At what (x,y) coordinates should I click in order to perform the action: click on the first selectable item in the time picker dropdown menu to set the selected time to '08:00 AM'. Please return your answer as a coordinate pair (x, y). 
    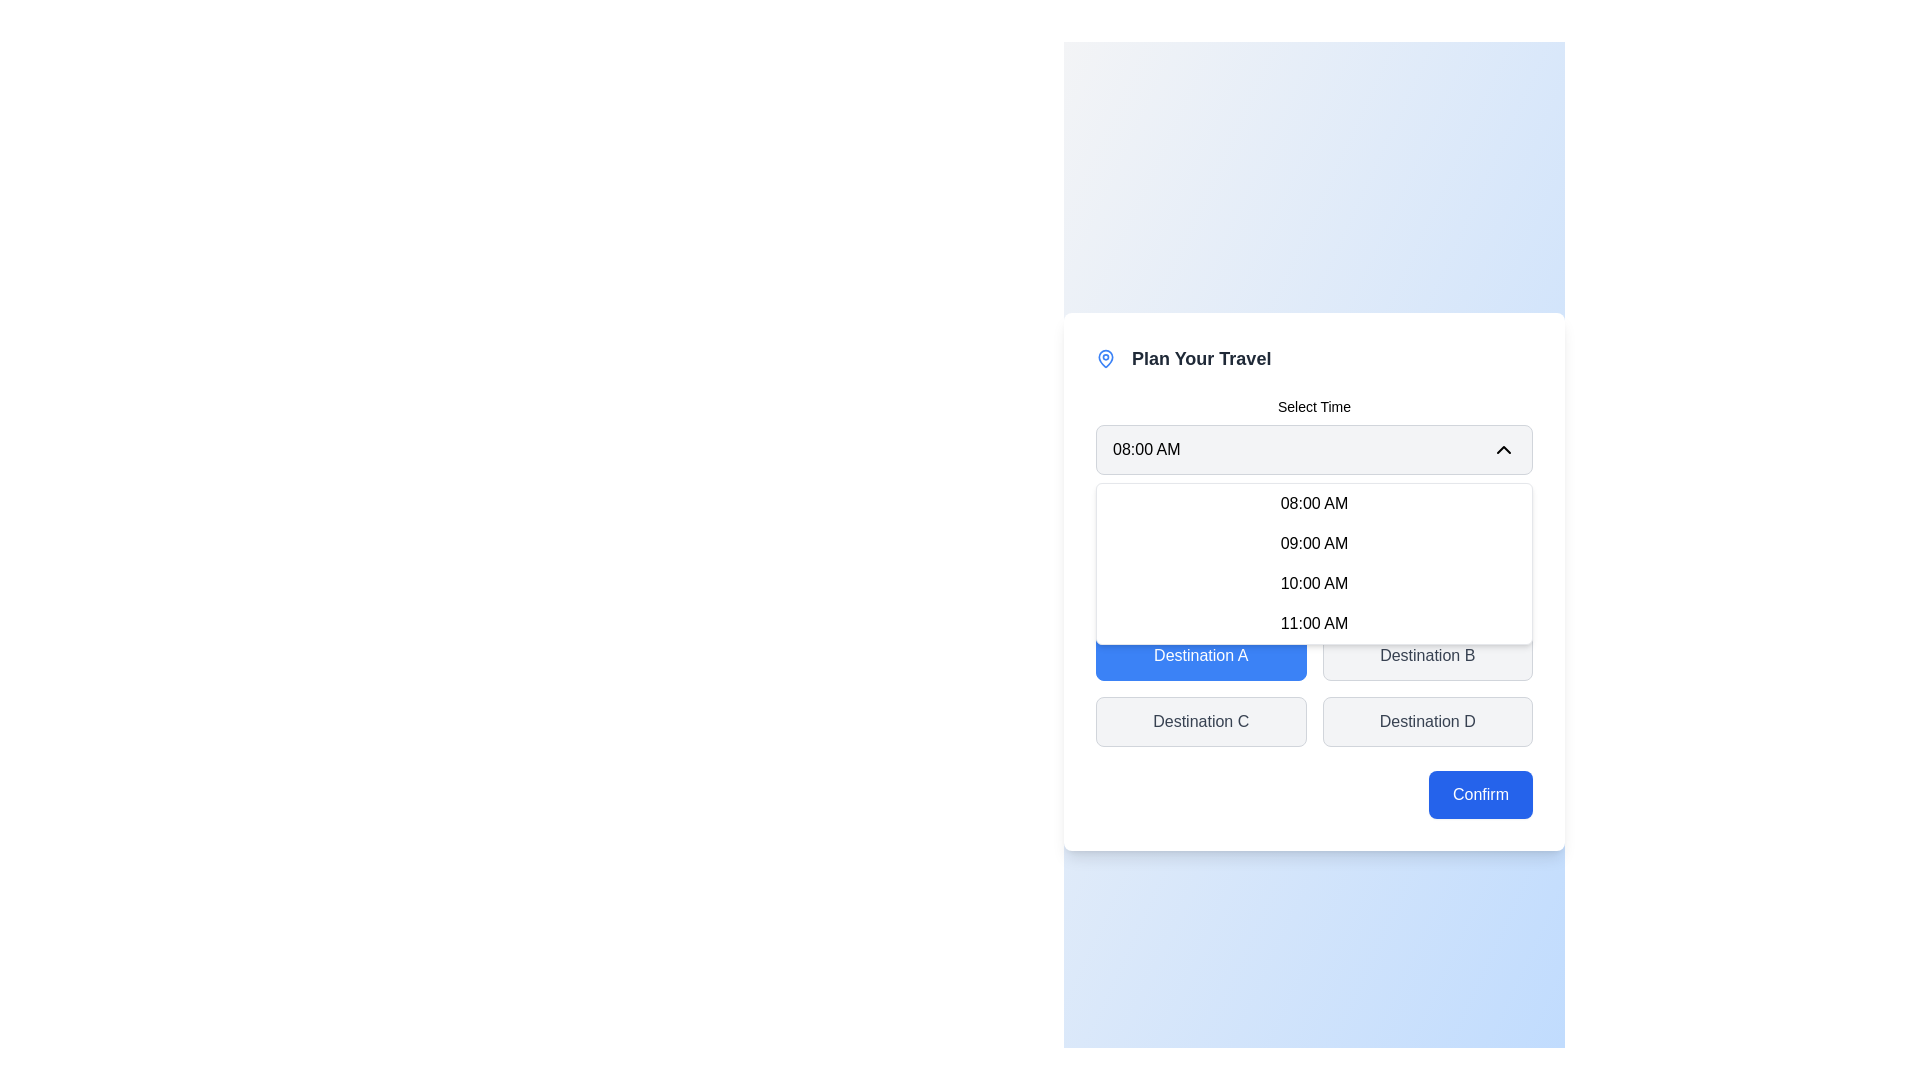
    Looking at the image, I should click on (1314, 503).